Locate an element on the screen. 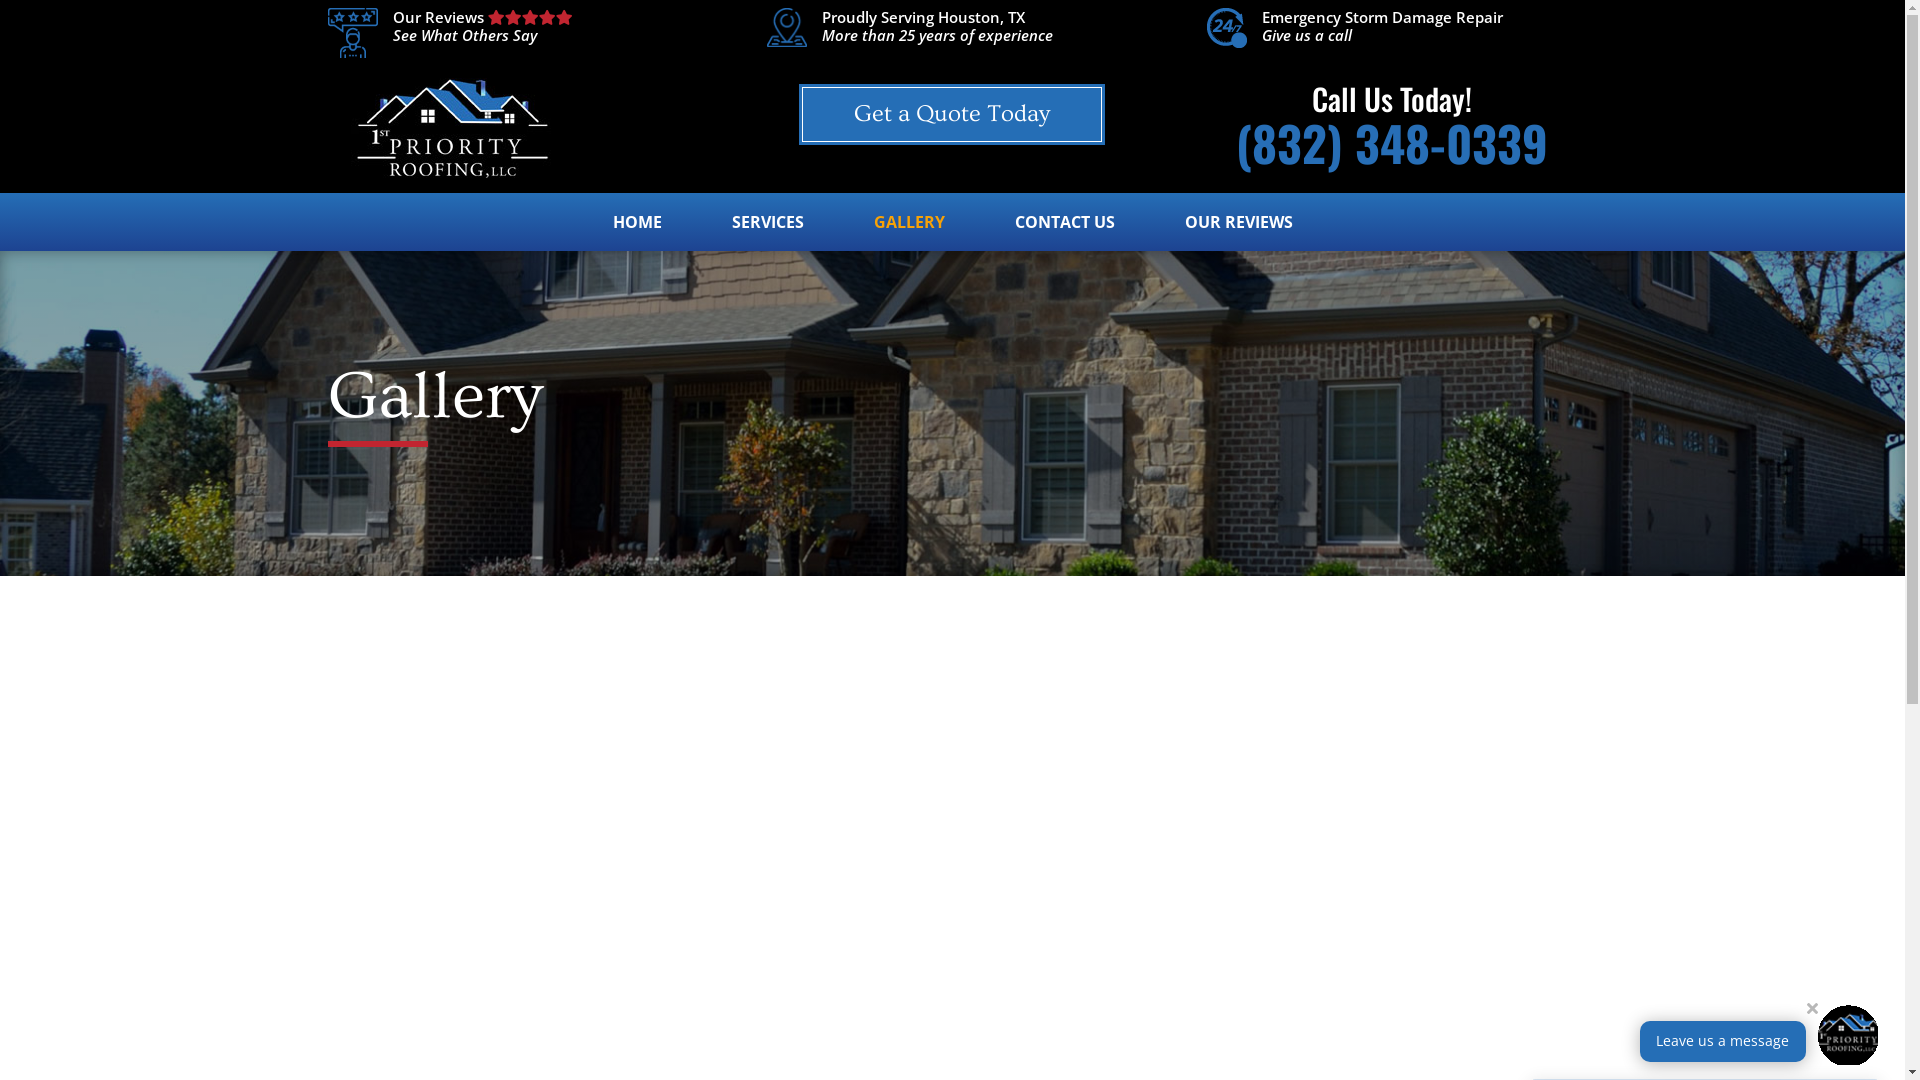 The image size is (1920, 1080). 'SERVICES' is located at coordinates (767, 231).